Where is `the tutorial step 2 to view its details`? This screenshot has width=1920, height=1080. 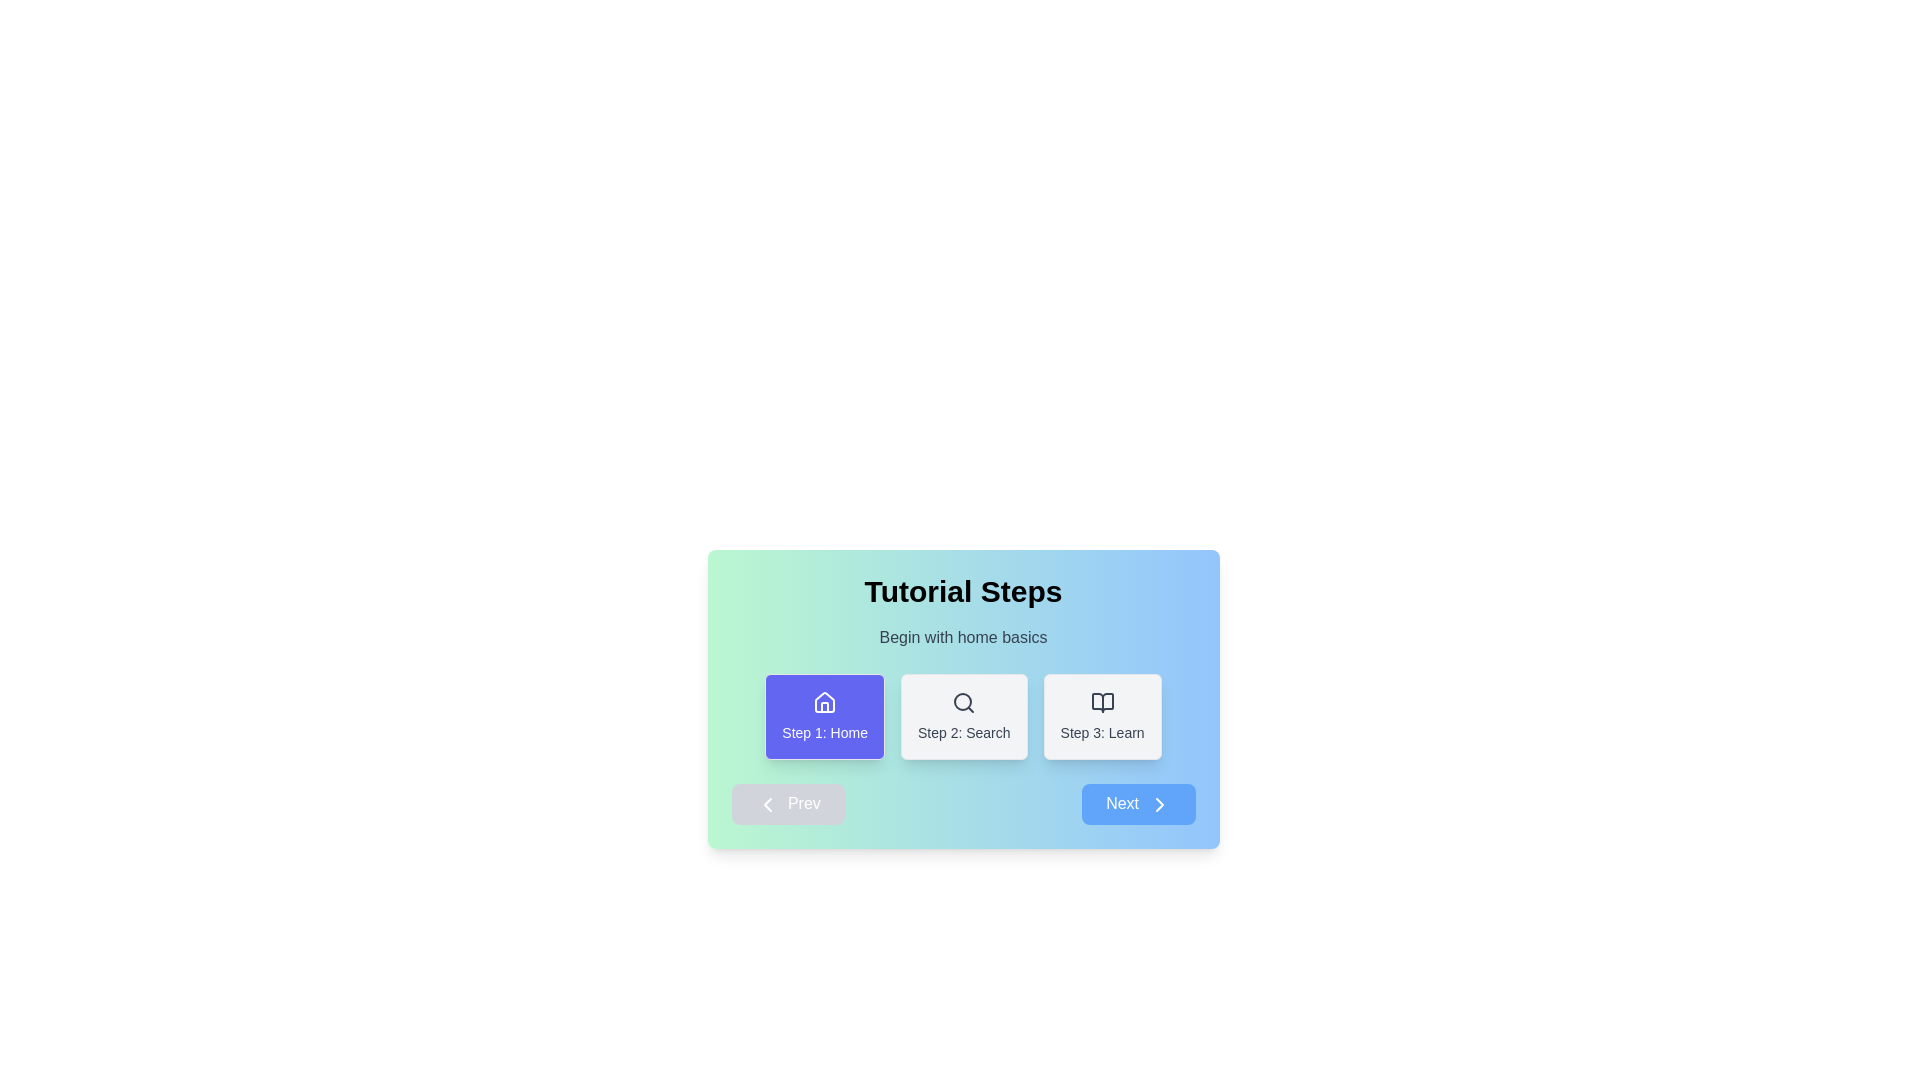
the tutorial step 2 to view its details is located at coordinates (964, 716).